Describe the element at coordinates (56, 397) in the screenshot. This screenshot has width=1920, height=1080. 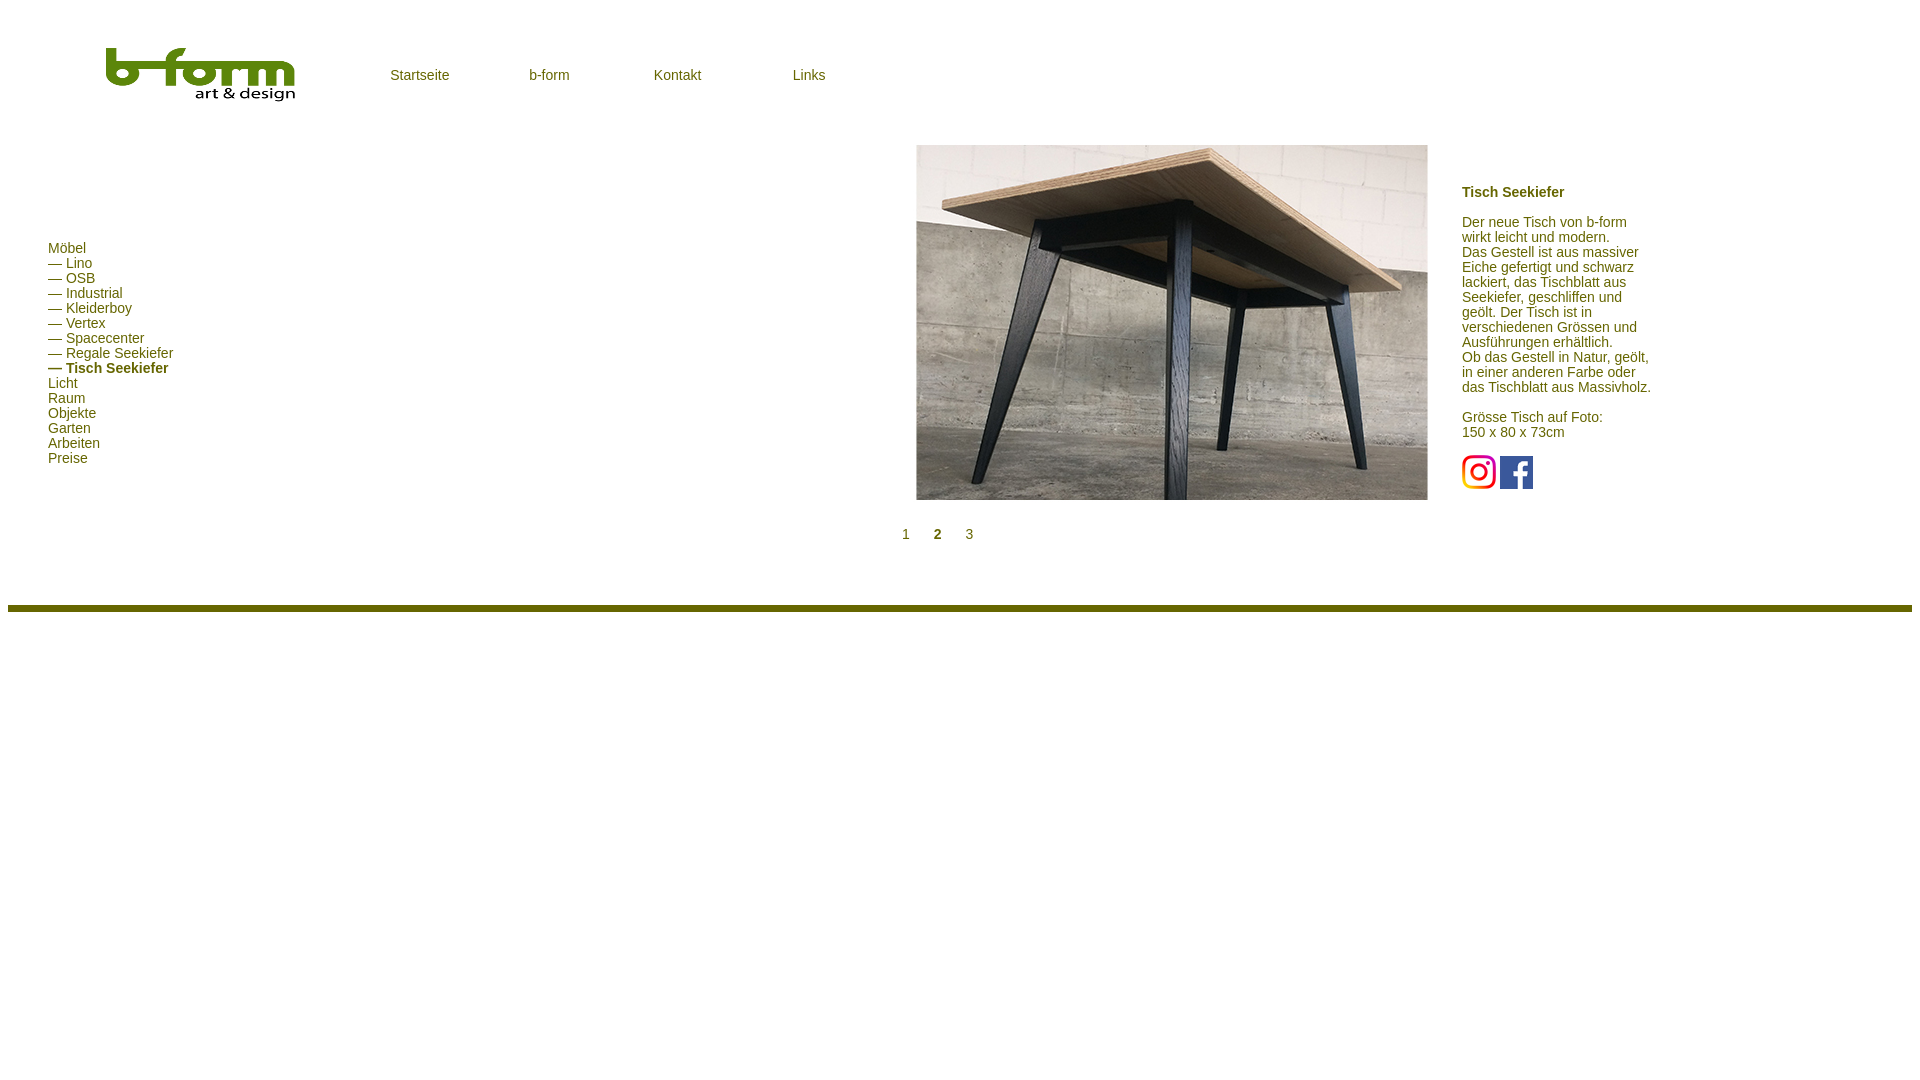
I see `'Raum'` at that location.